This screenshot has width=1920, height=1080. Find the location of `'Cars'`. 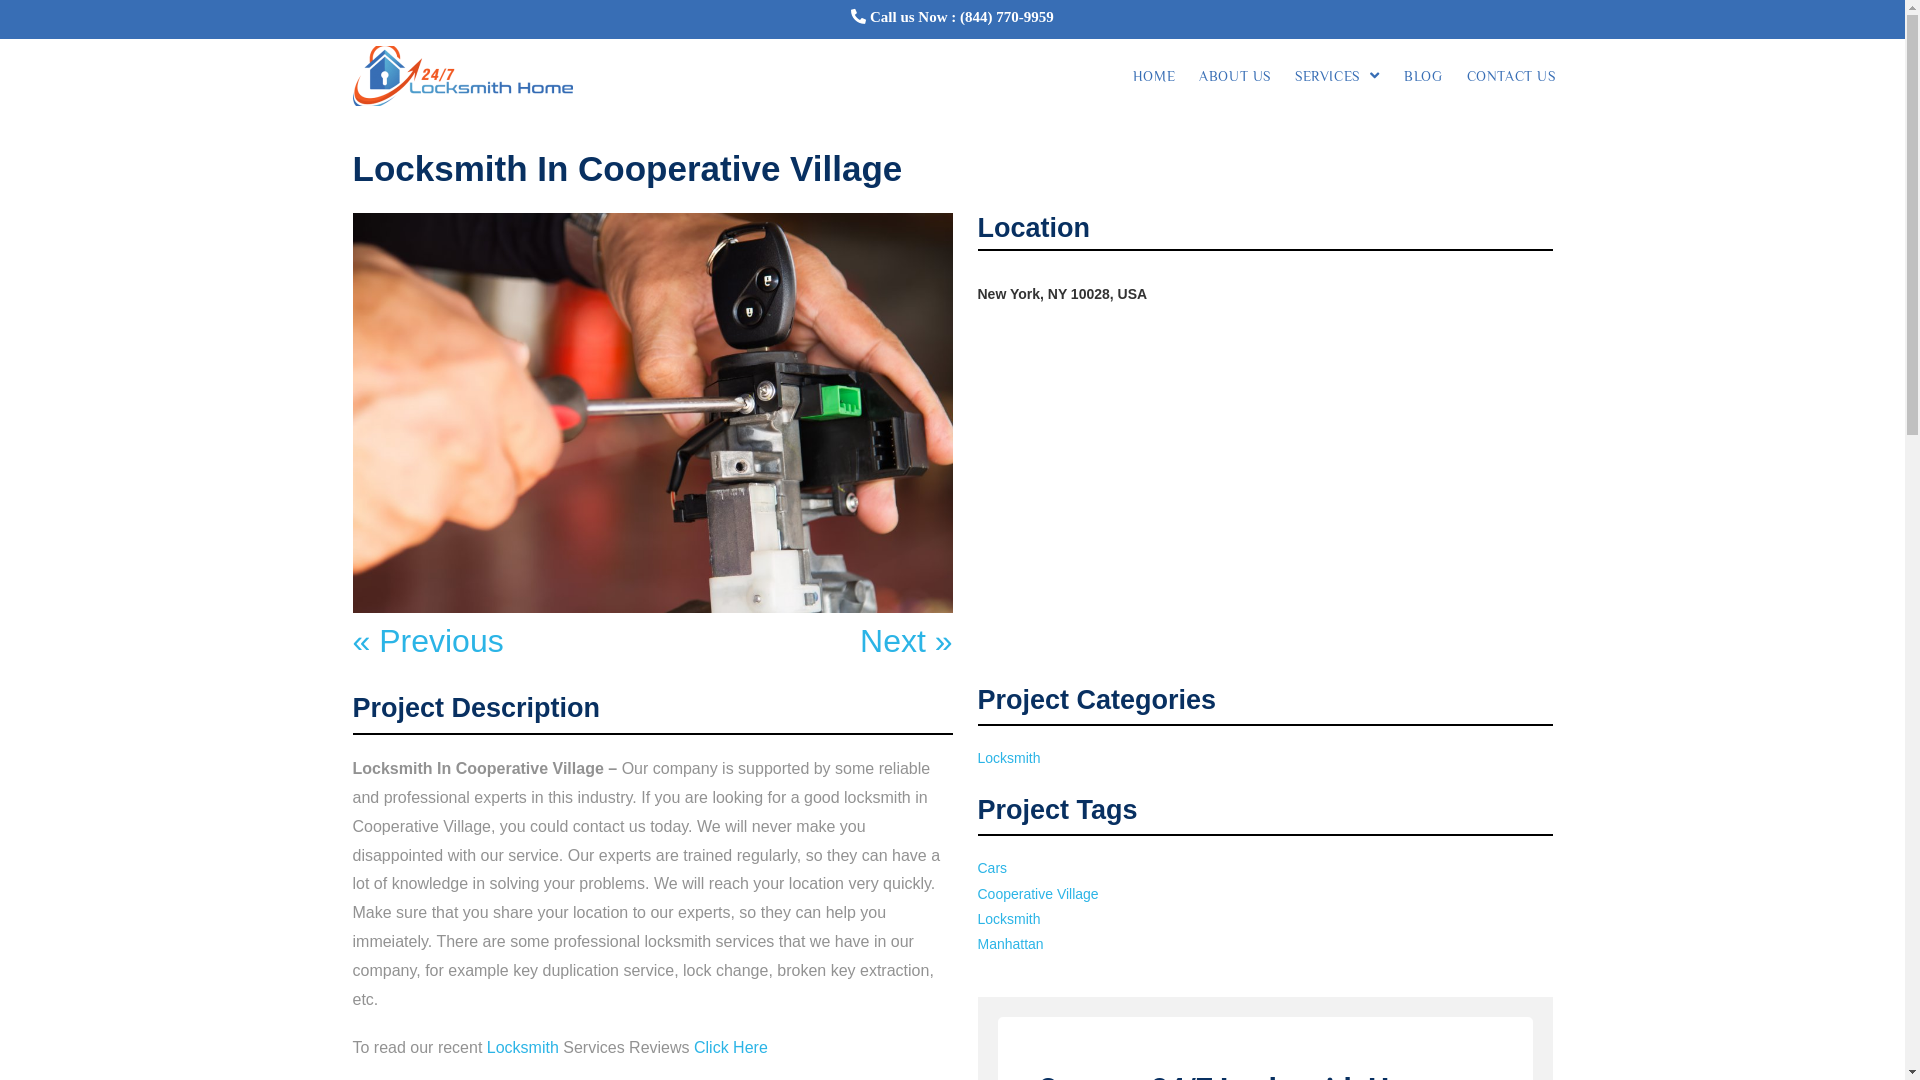

'Cars' is located at coordinates (993, 866).